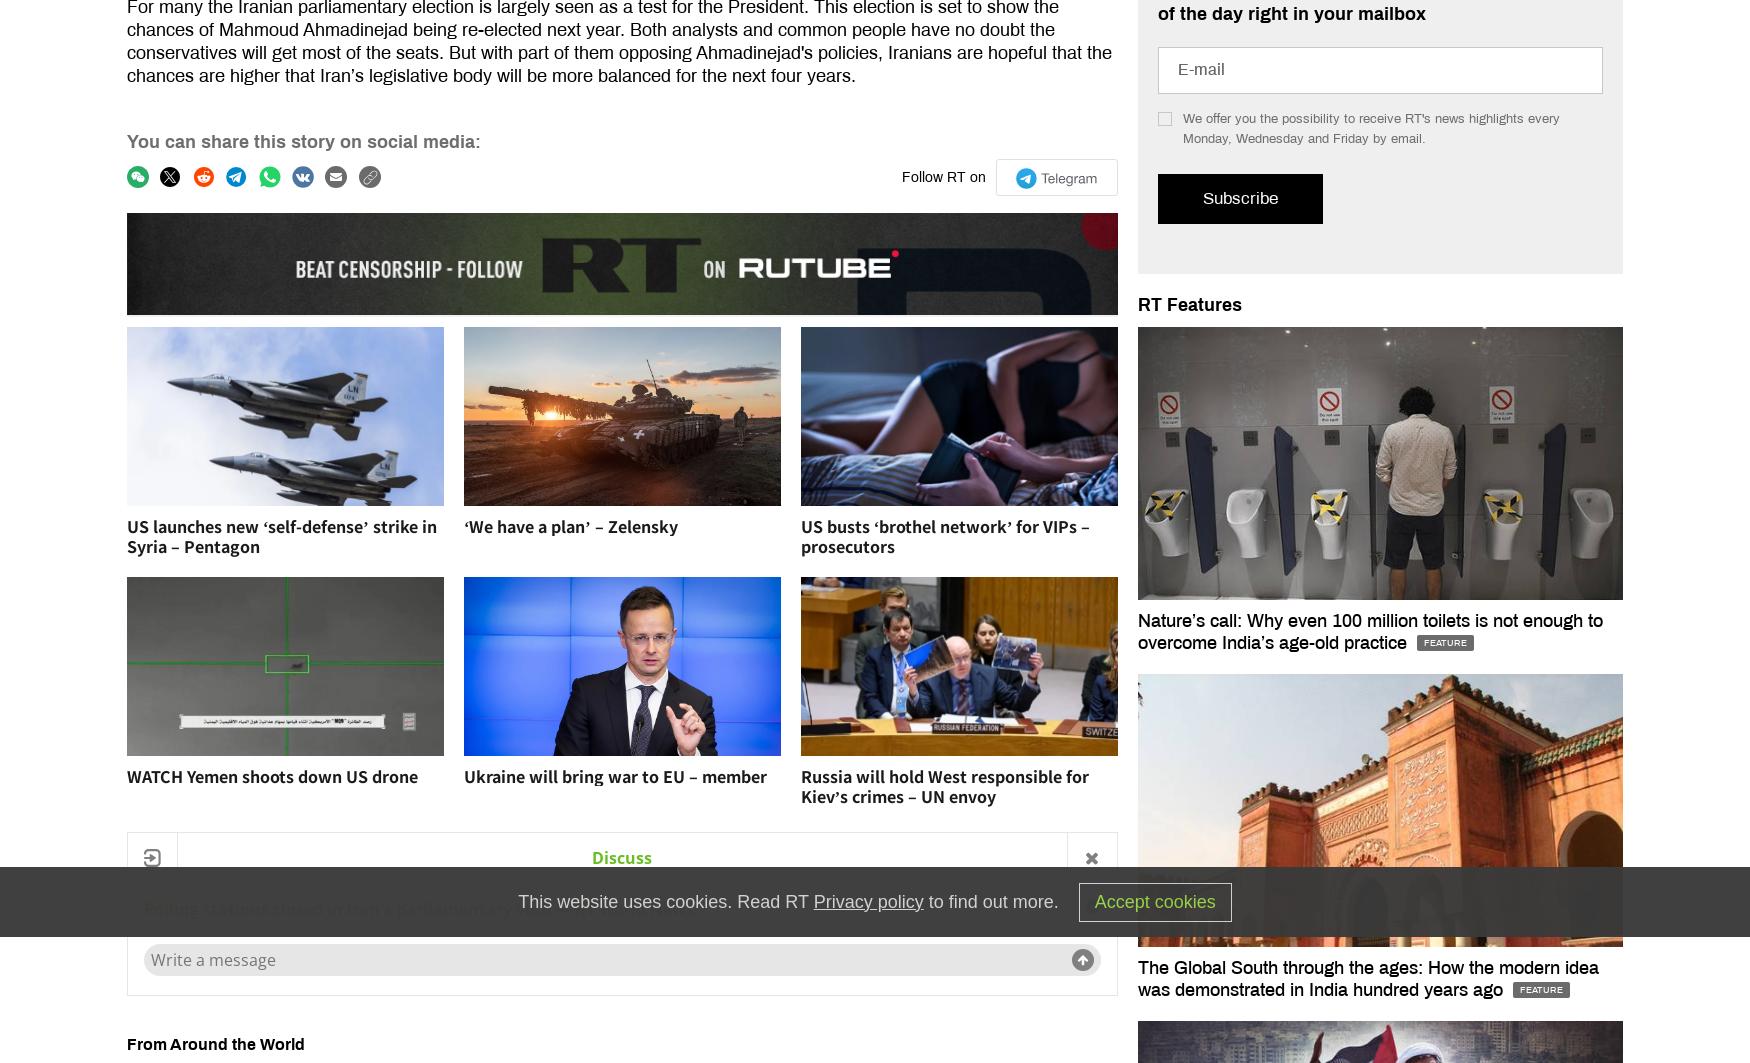 This screenshot has height=1063, width=1750. What do you see at coordinates (1239, 198) in the screenshot?
I see `'Subscribe'` at bounding box center [1239, 198].